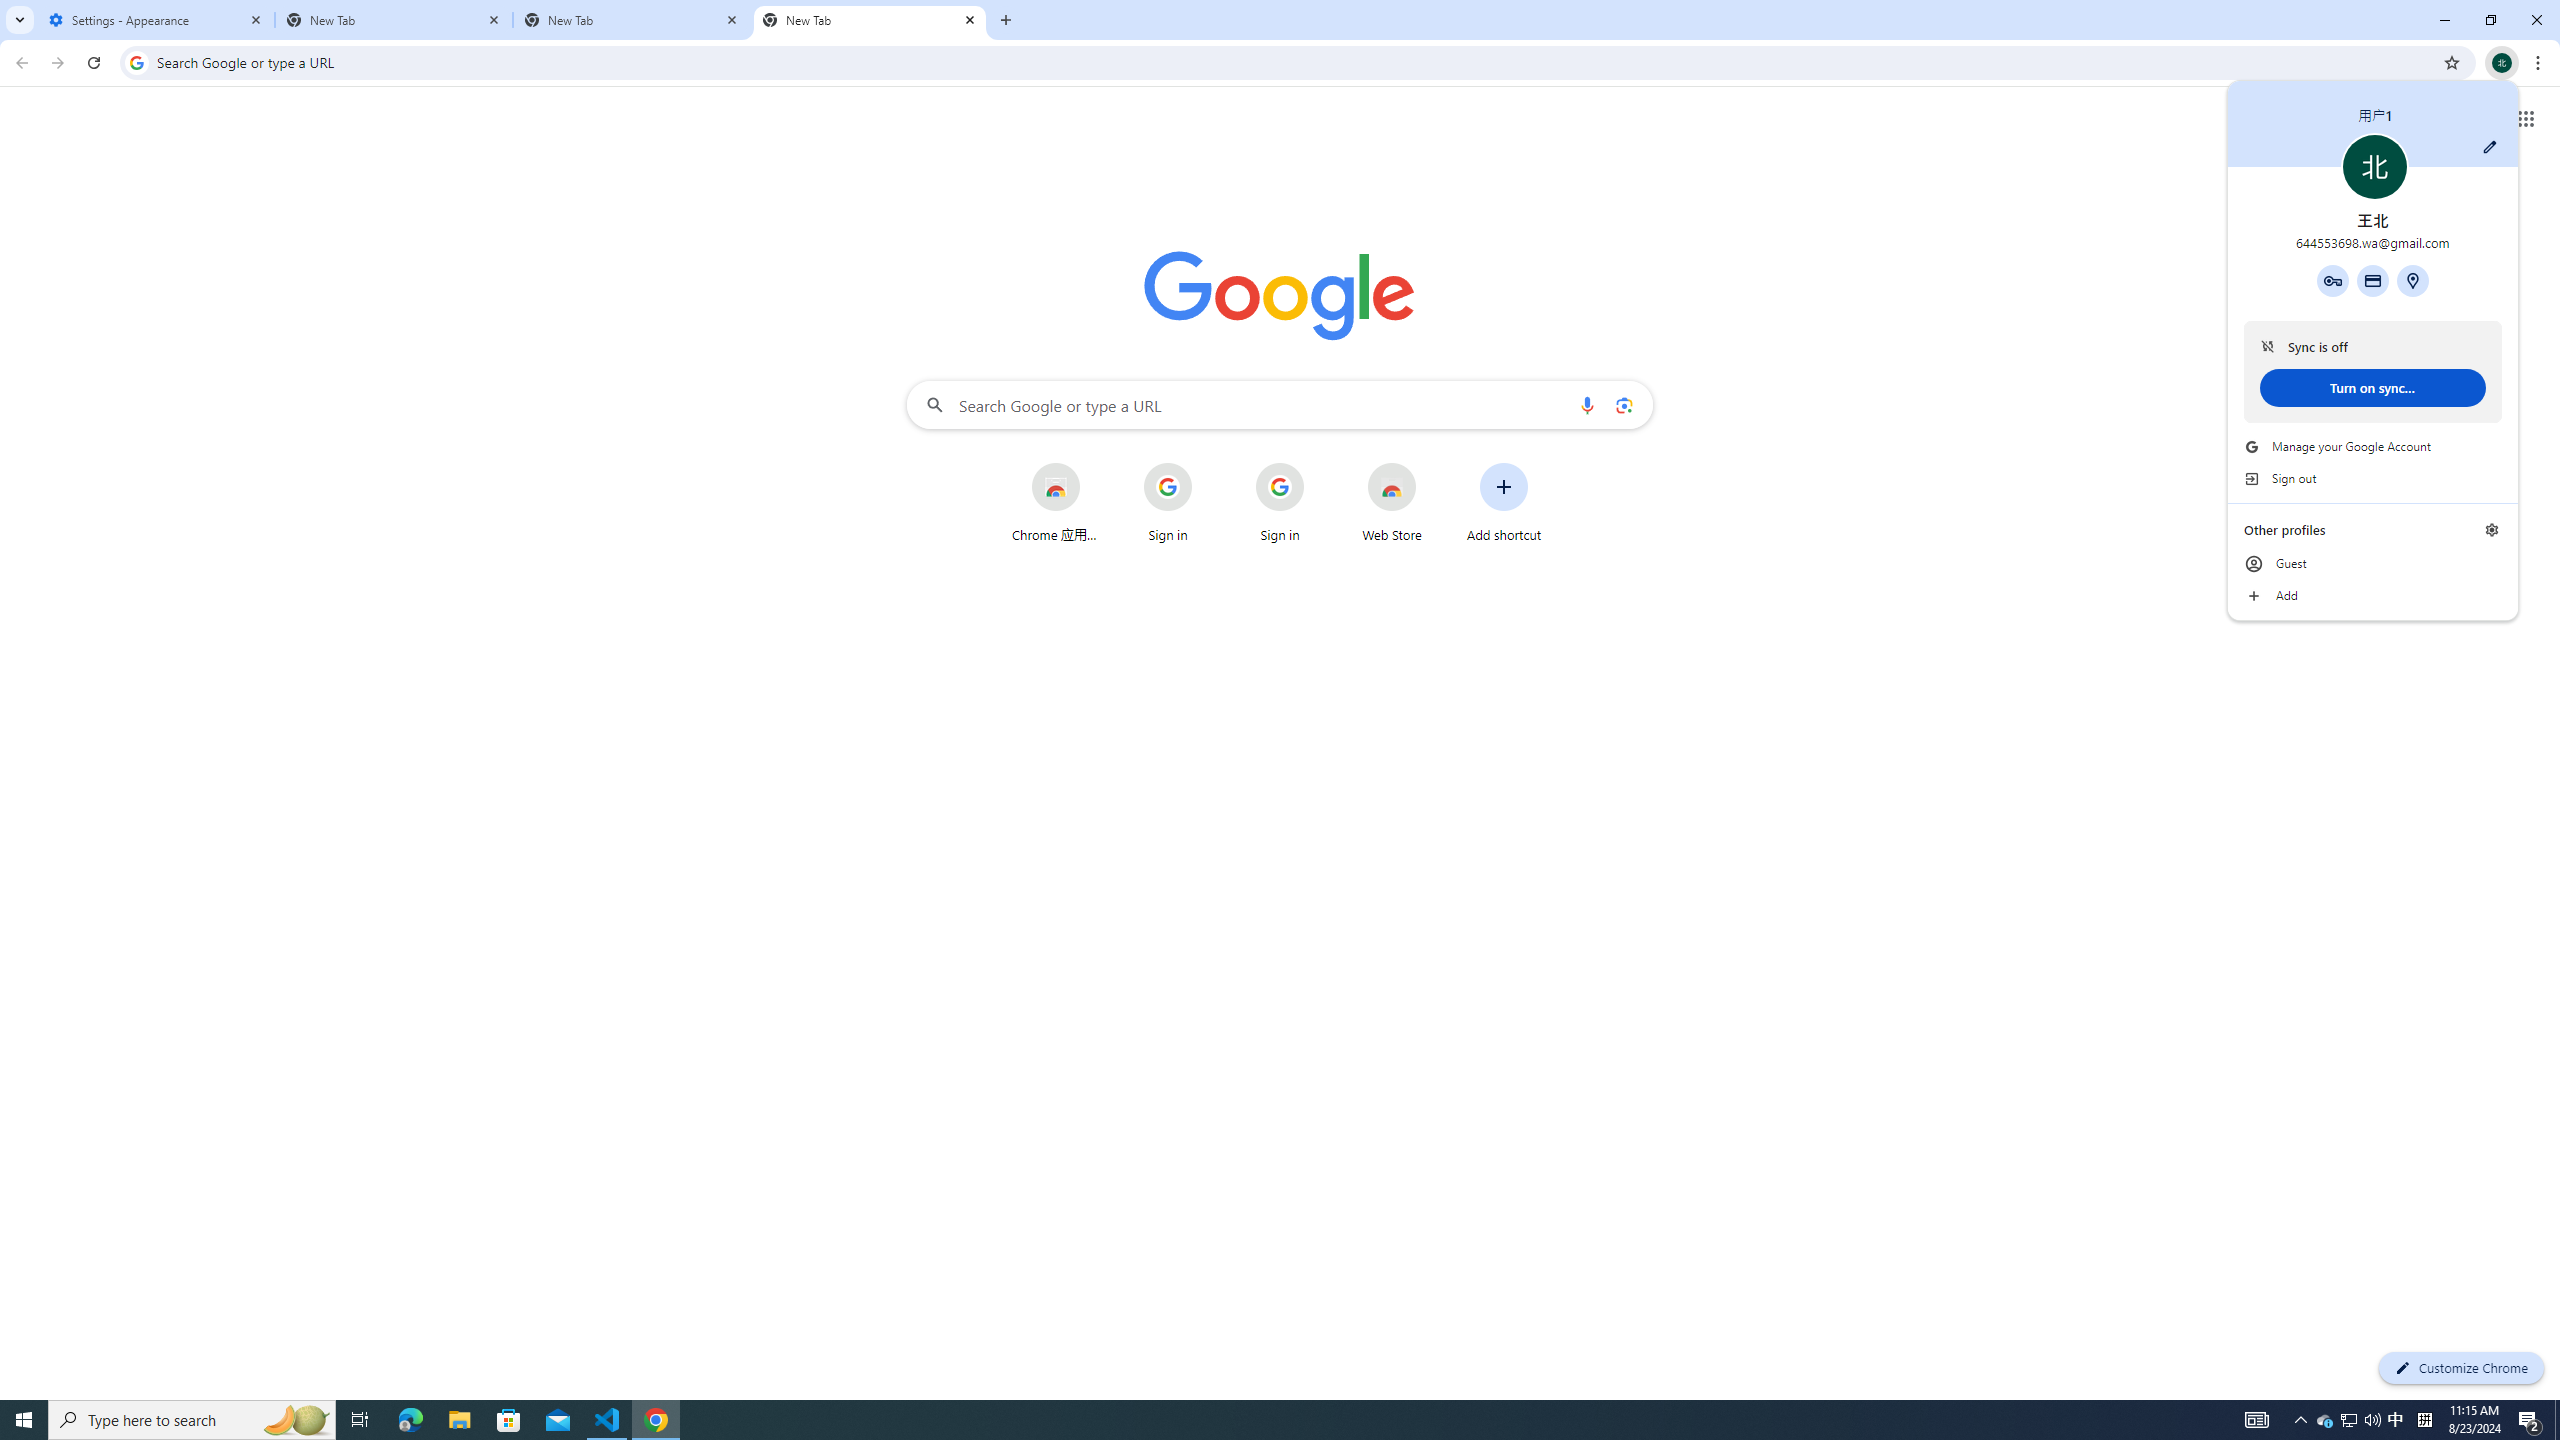 The image size is (2560, 1440). I want to click on 'AutomationID: 4105', so click(2324, 1418).